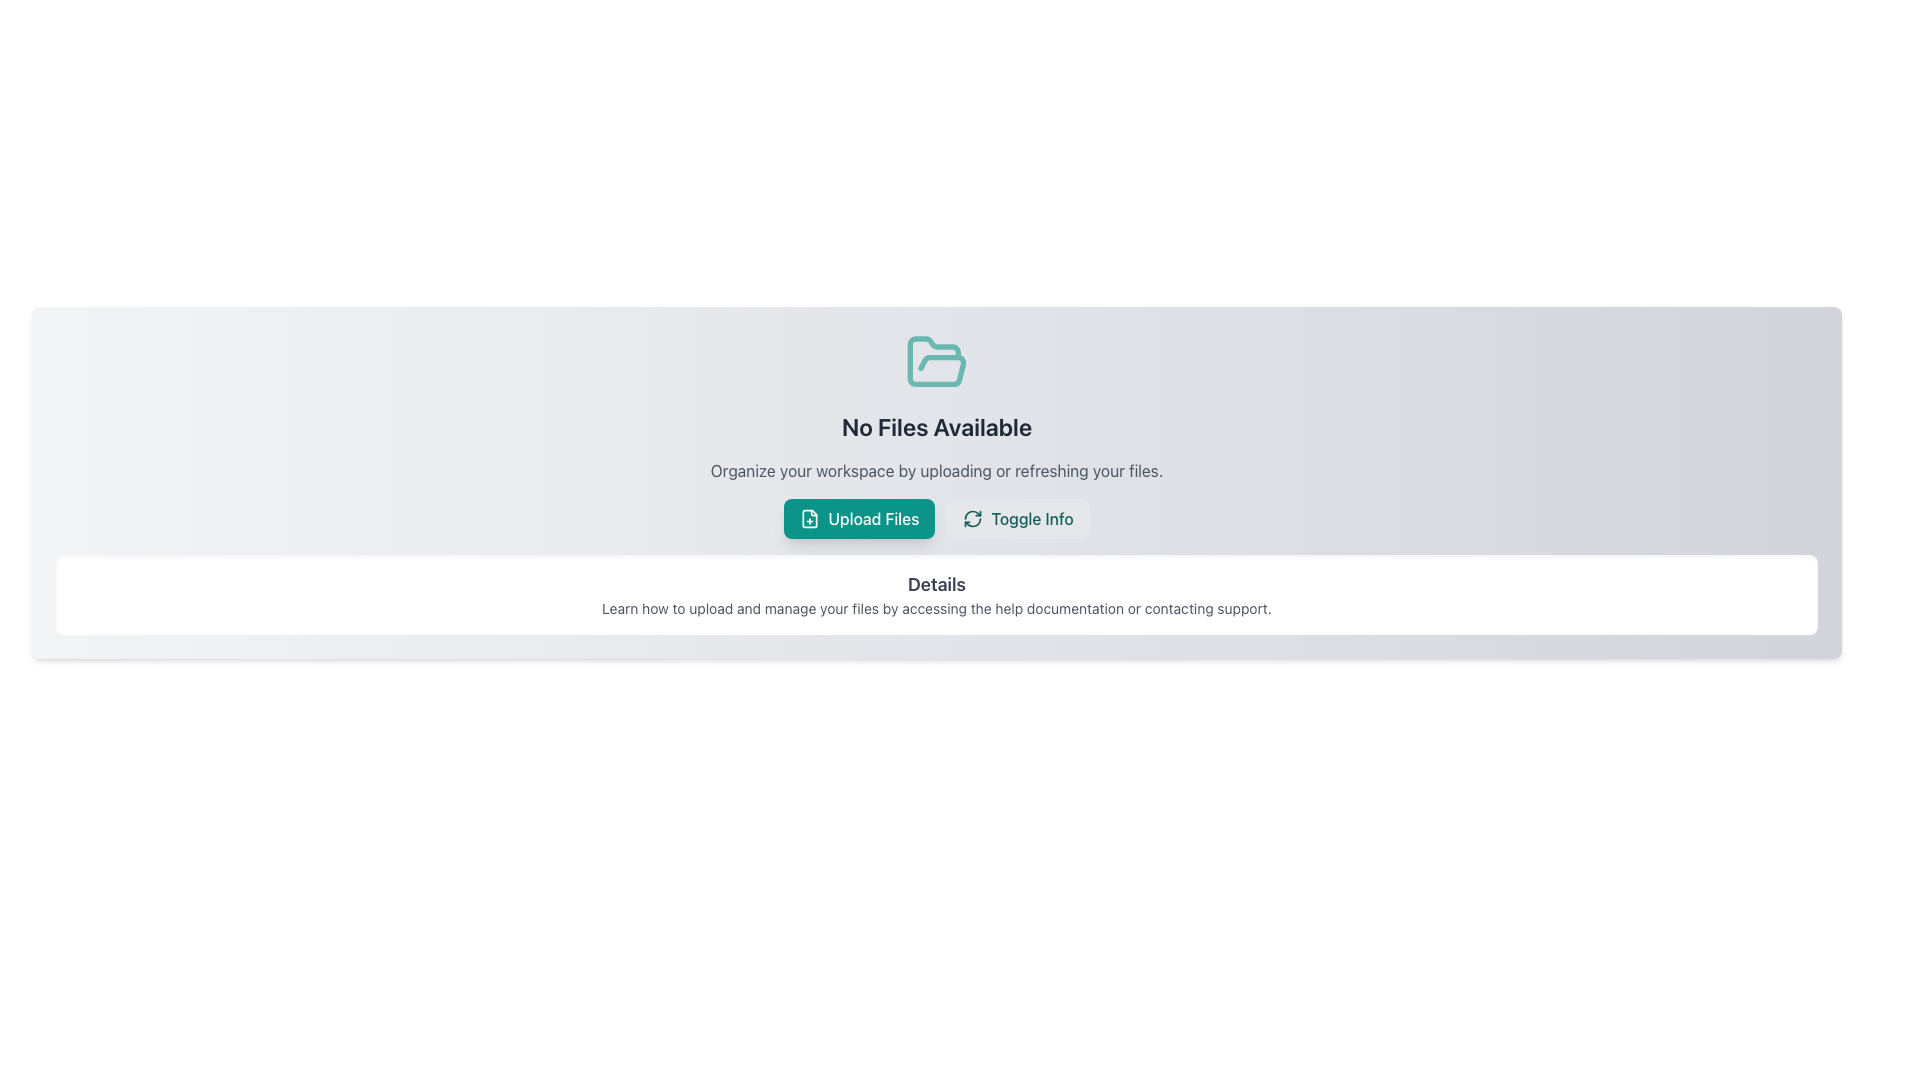 This screenshot has width=1920, height=1080. I want to click on the 'Upload Files' button which contains an icon representing a document with a plus sign, located to the left of the text 'Upload Files', so click(810, 518).